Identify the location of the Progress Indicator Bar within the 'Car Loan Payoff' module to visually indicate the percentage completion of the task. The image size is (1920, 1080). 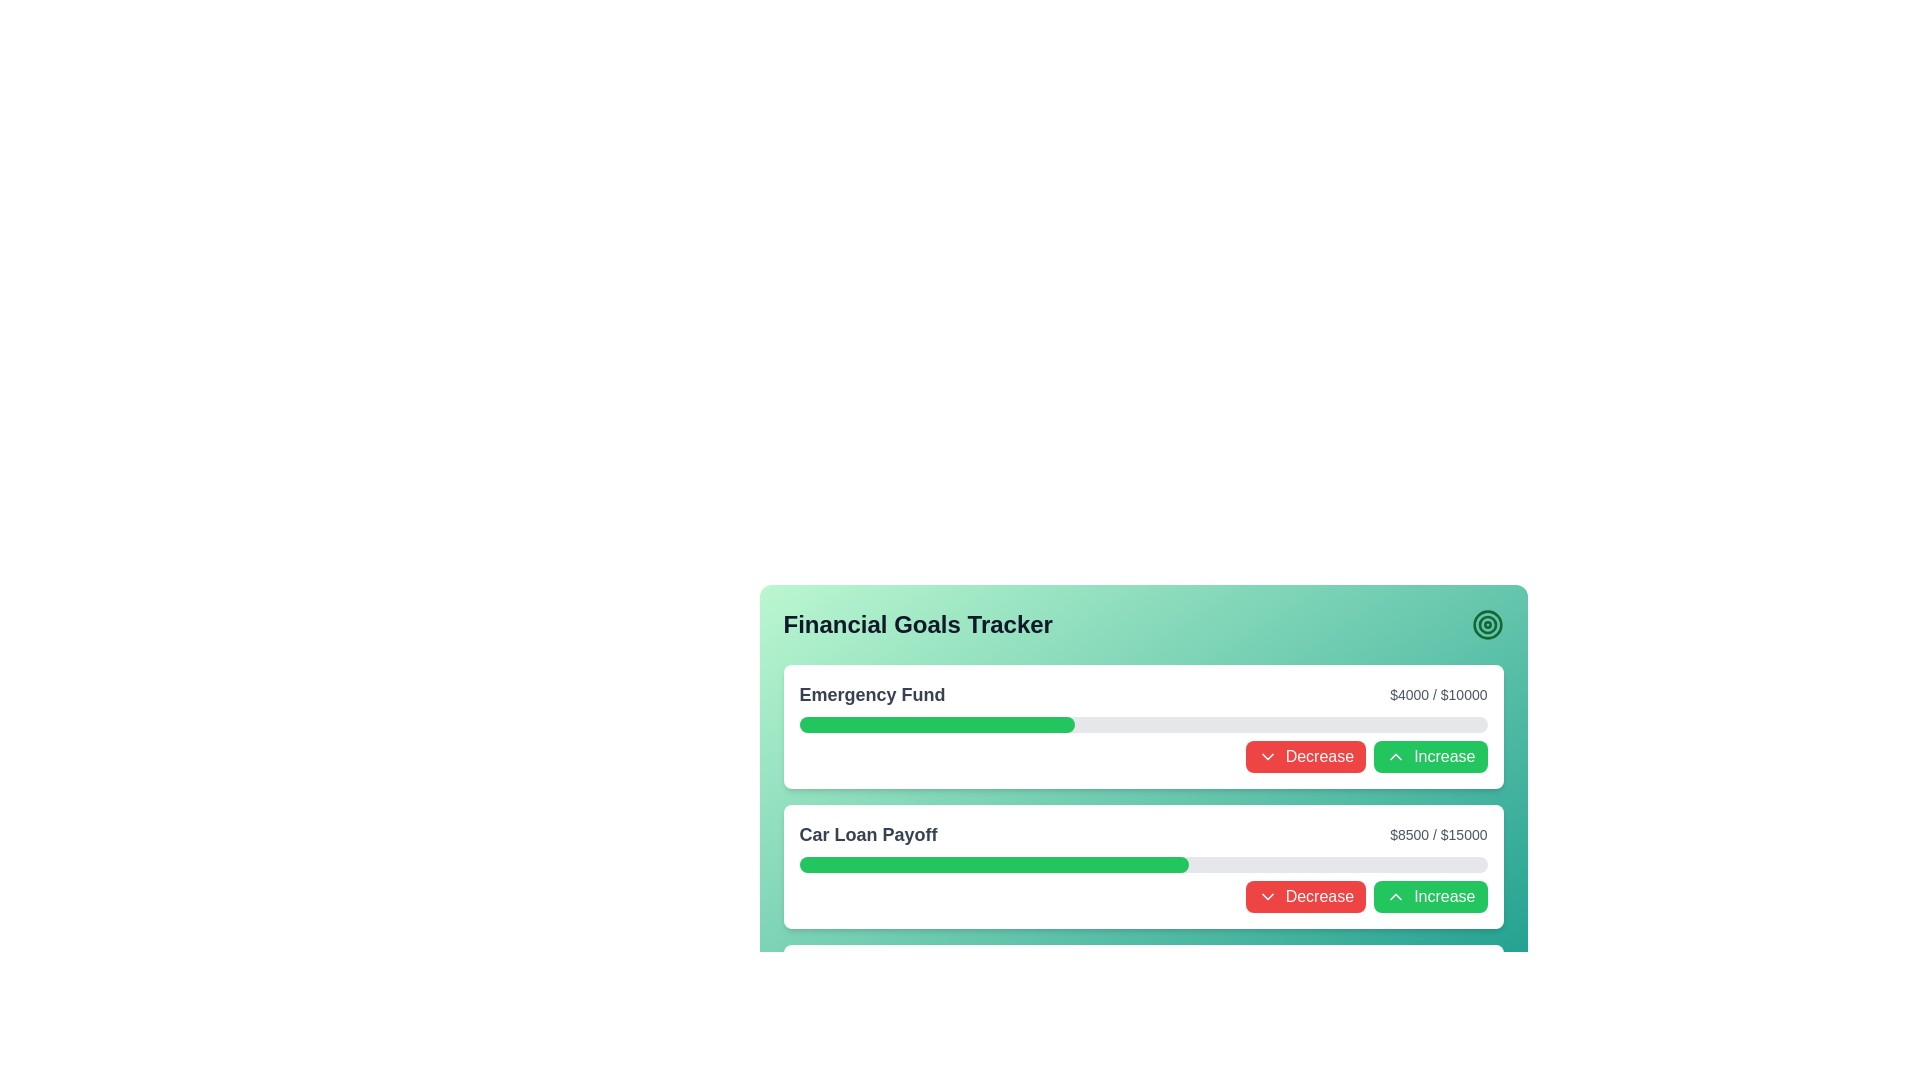
(994, 863).